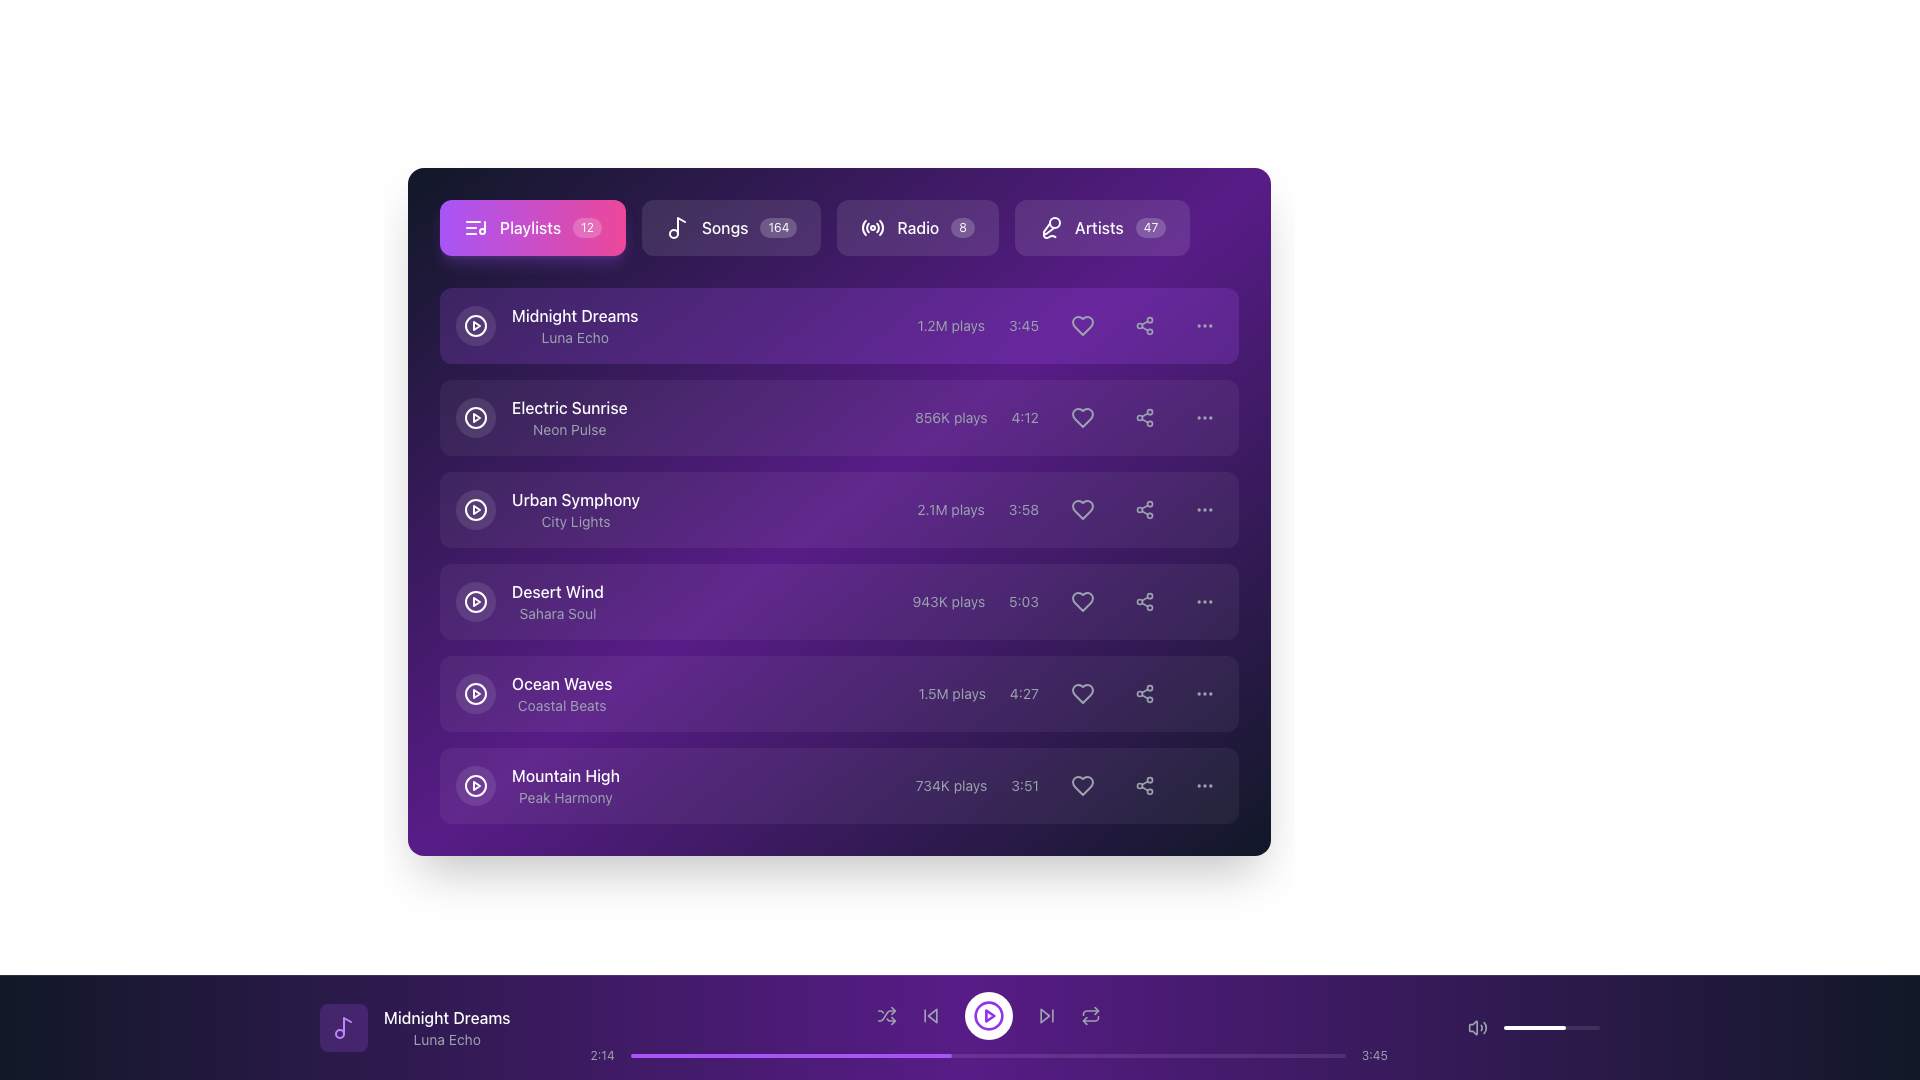  What do you see at coordinates (541, 416) in the screenshot?
I see `the play button located to the left of the text 'Electric Sunrise' and 'Neon Pulse'` at bounding box center [541, 416].